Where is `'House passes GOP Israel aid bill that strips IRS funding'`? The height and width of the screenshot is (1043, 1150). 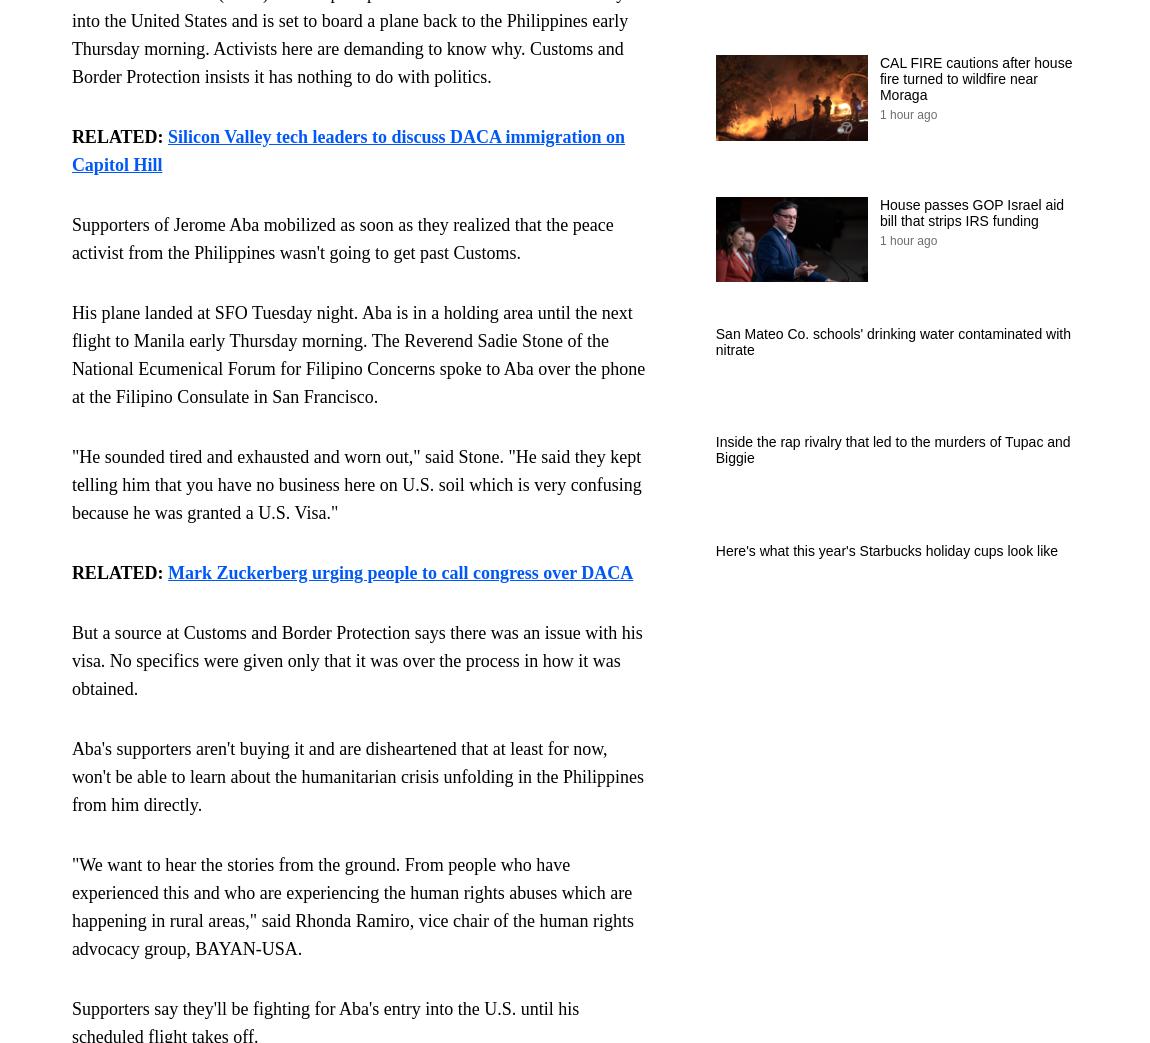
'House passes GOP Israel aid bill that strips IRS funding' is located at coordinates (971, 211).